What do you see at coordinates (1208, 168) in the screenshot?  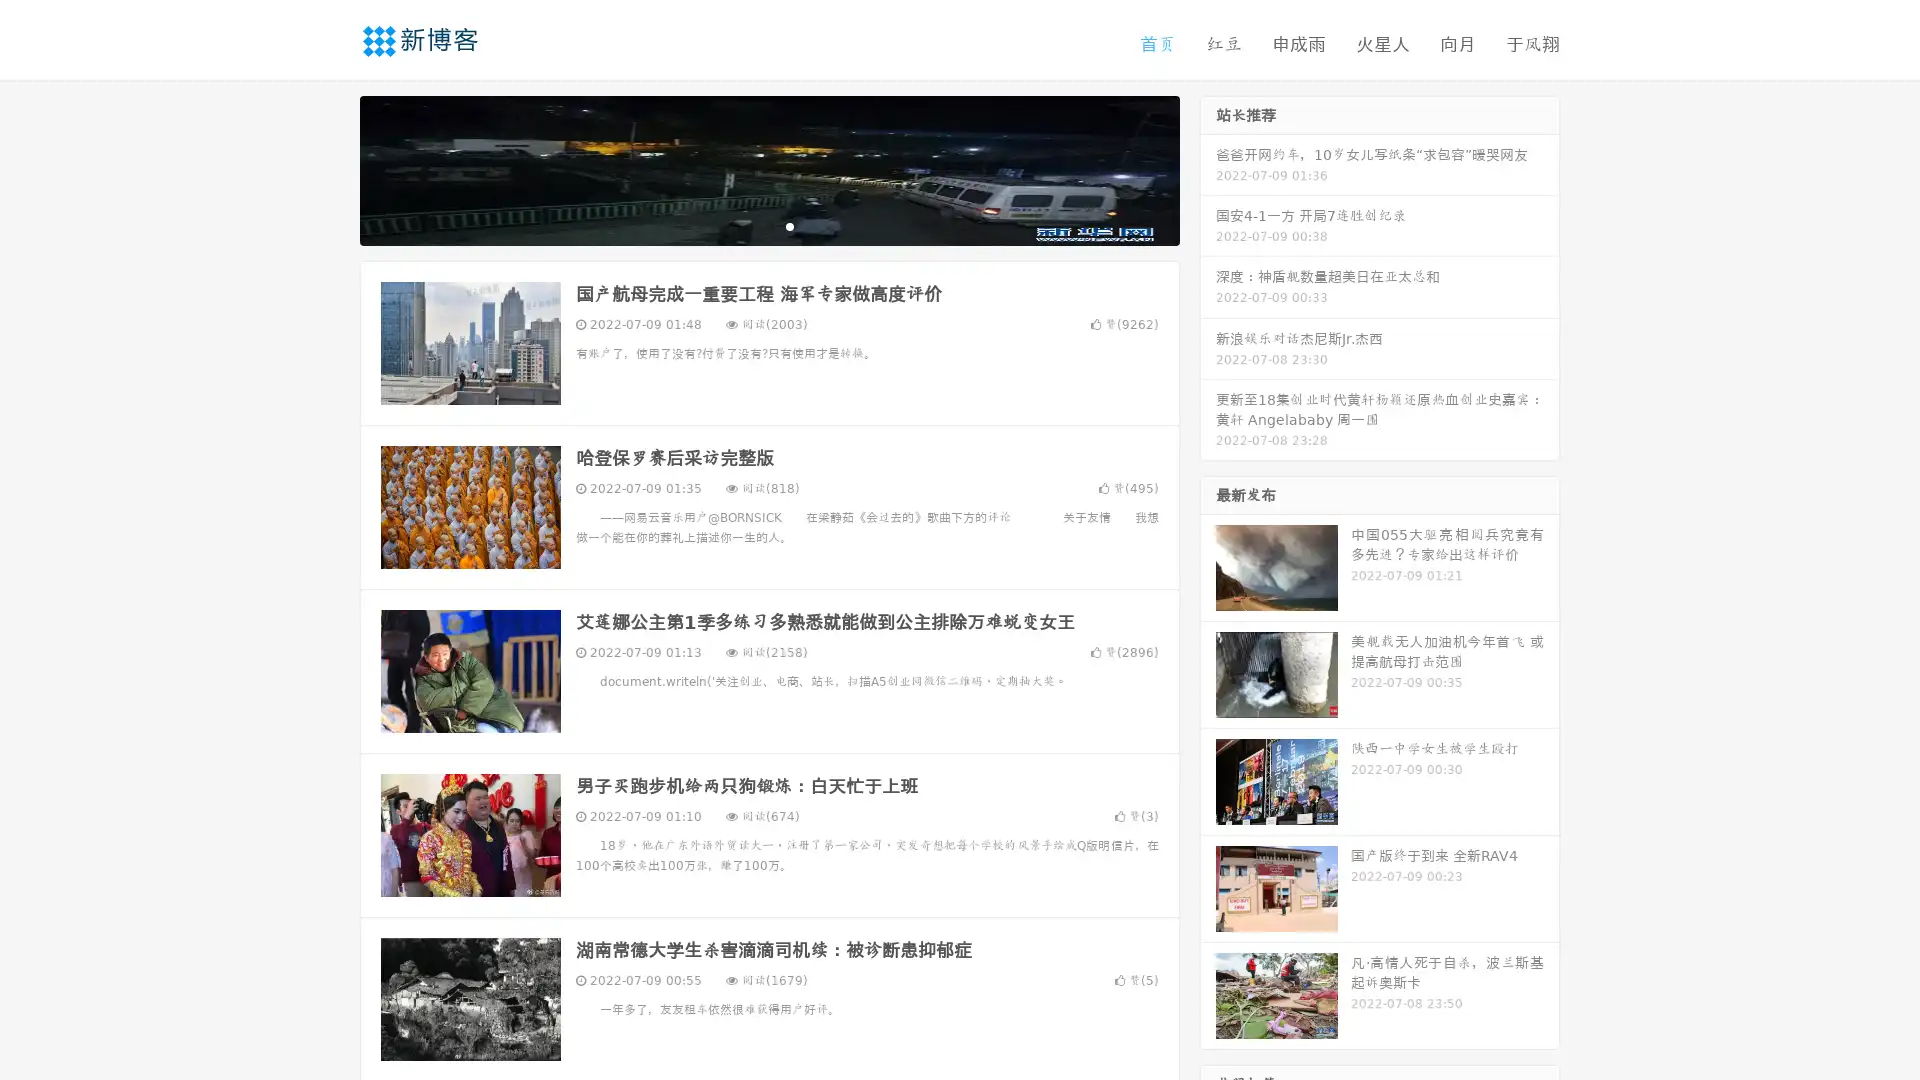 I see `Next slide` at bounding box center [1208, 168].